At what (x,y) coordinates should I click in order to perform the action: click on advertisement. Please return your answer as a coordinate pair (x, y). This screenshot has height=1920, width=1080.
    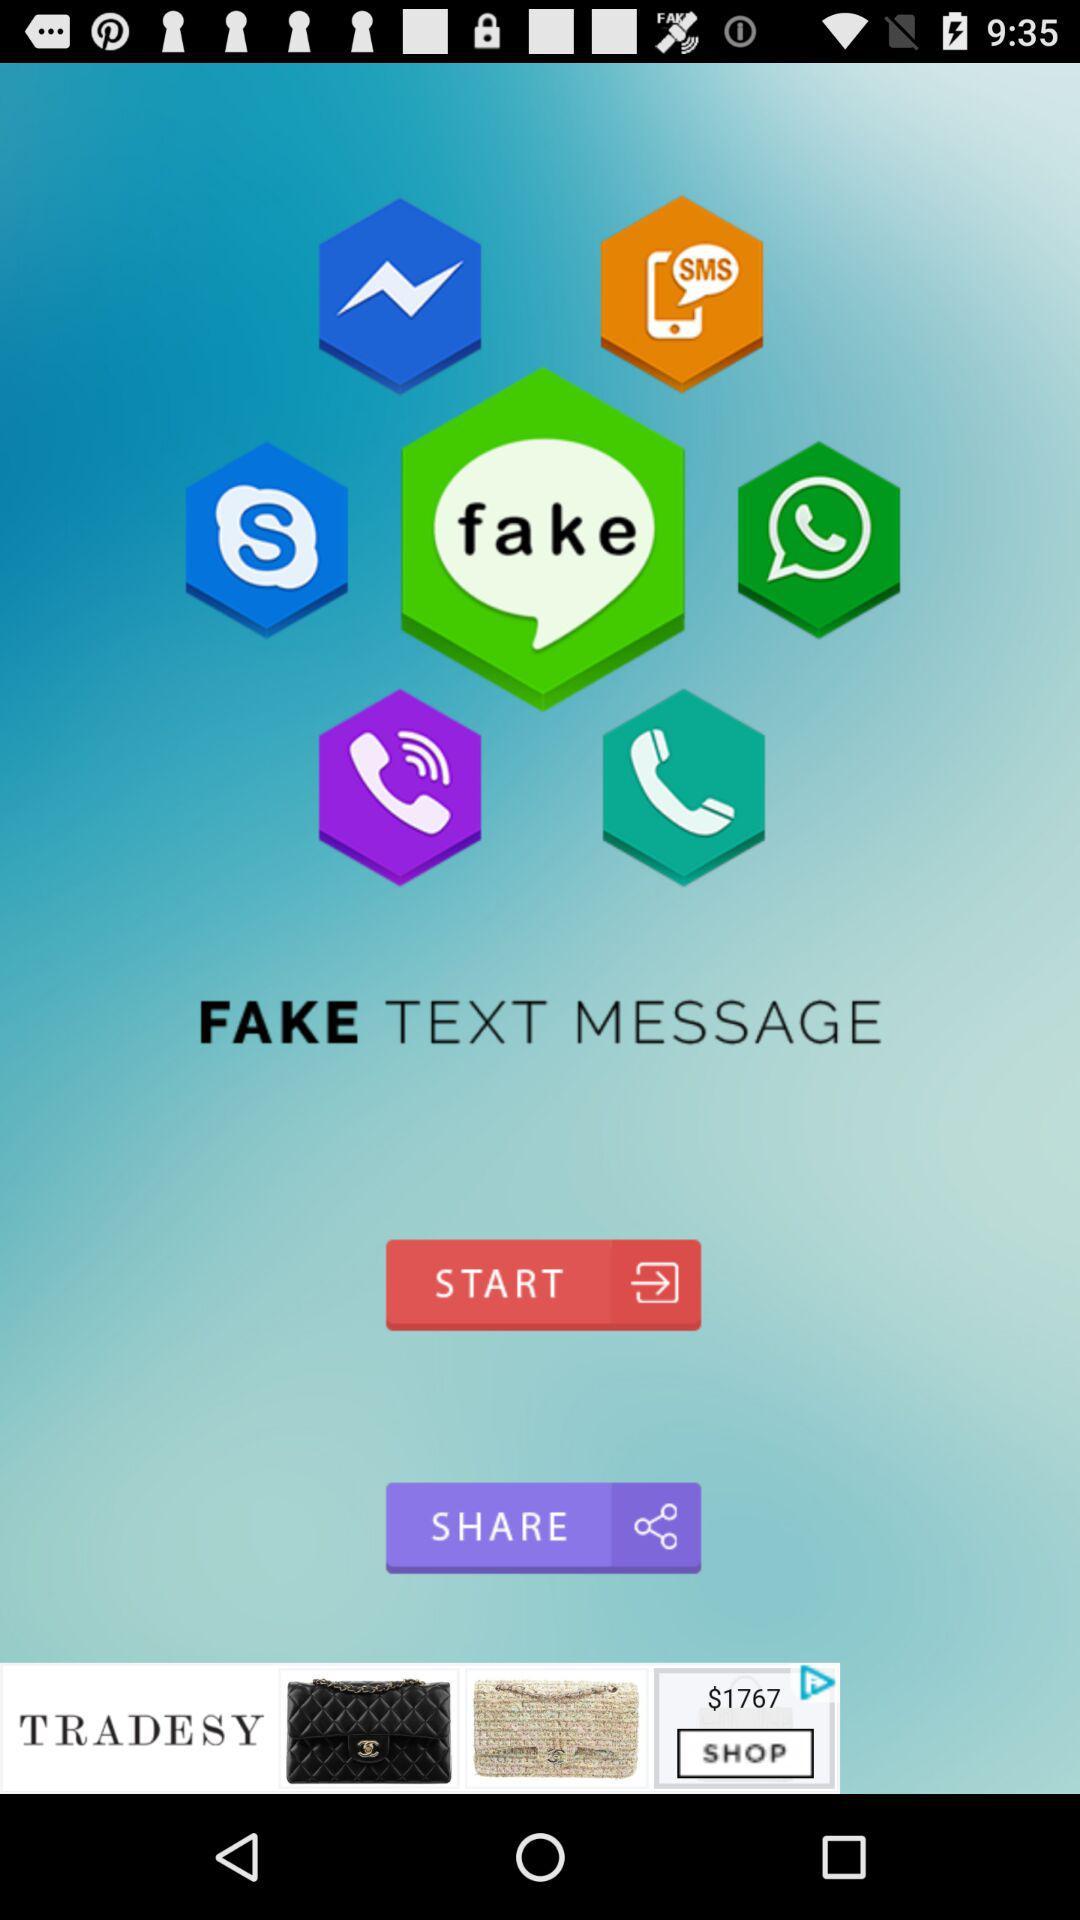
    Looking at the image, I should click on (419, 1727).